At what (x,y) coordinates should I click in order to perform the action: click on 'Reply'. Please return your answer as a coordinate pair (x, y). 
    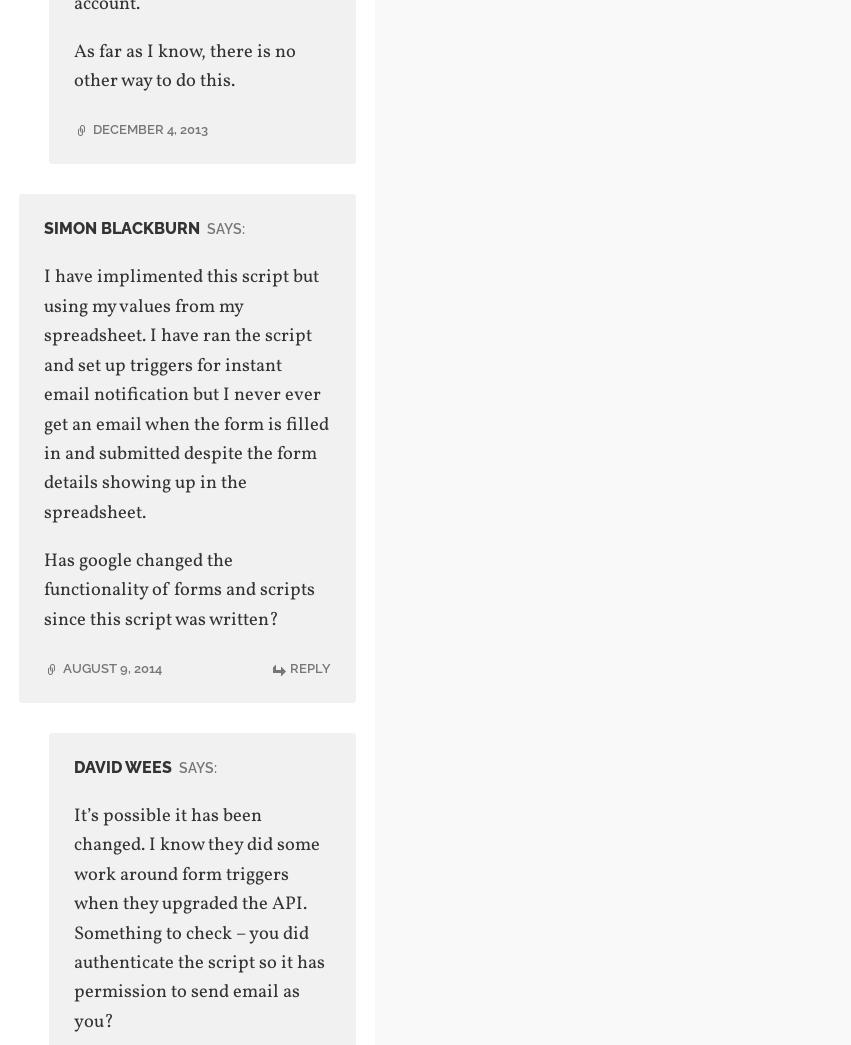
    Looking at the image, I should click on (309, 667).